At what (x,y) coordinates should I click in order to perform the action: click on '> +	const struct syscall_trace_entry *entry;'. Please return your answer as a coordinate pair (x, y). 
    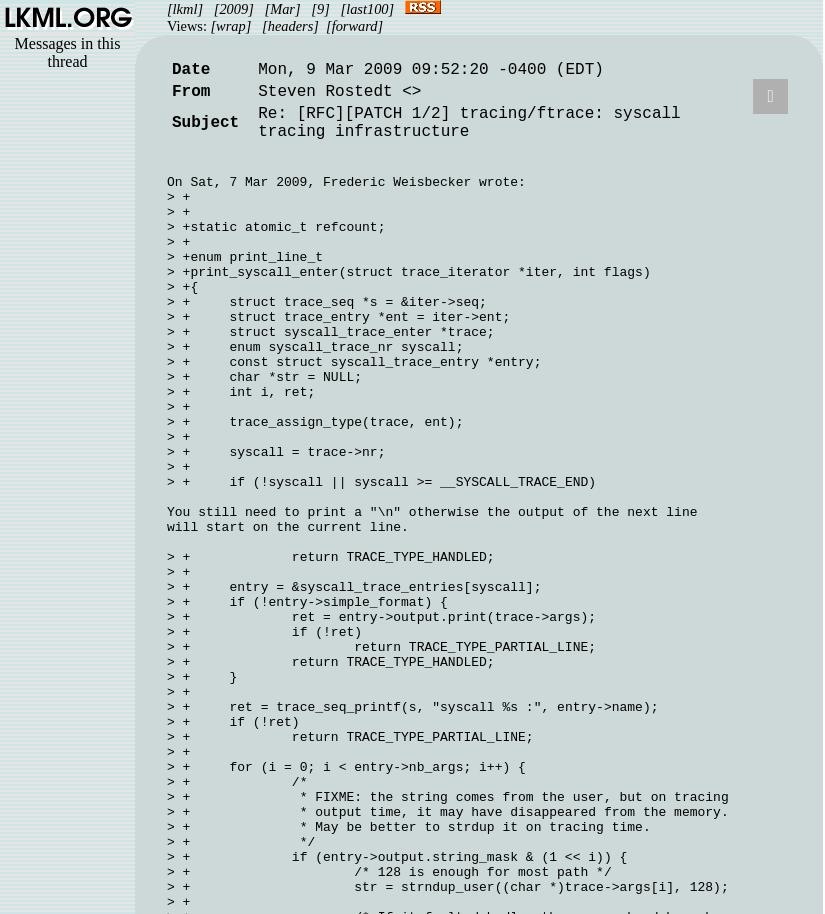
    Looking at the image, I should click on (166, 361).